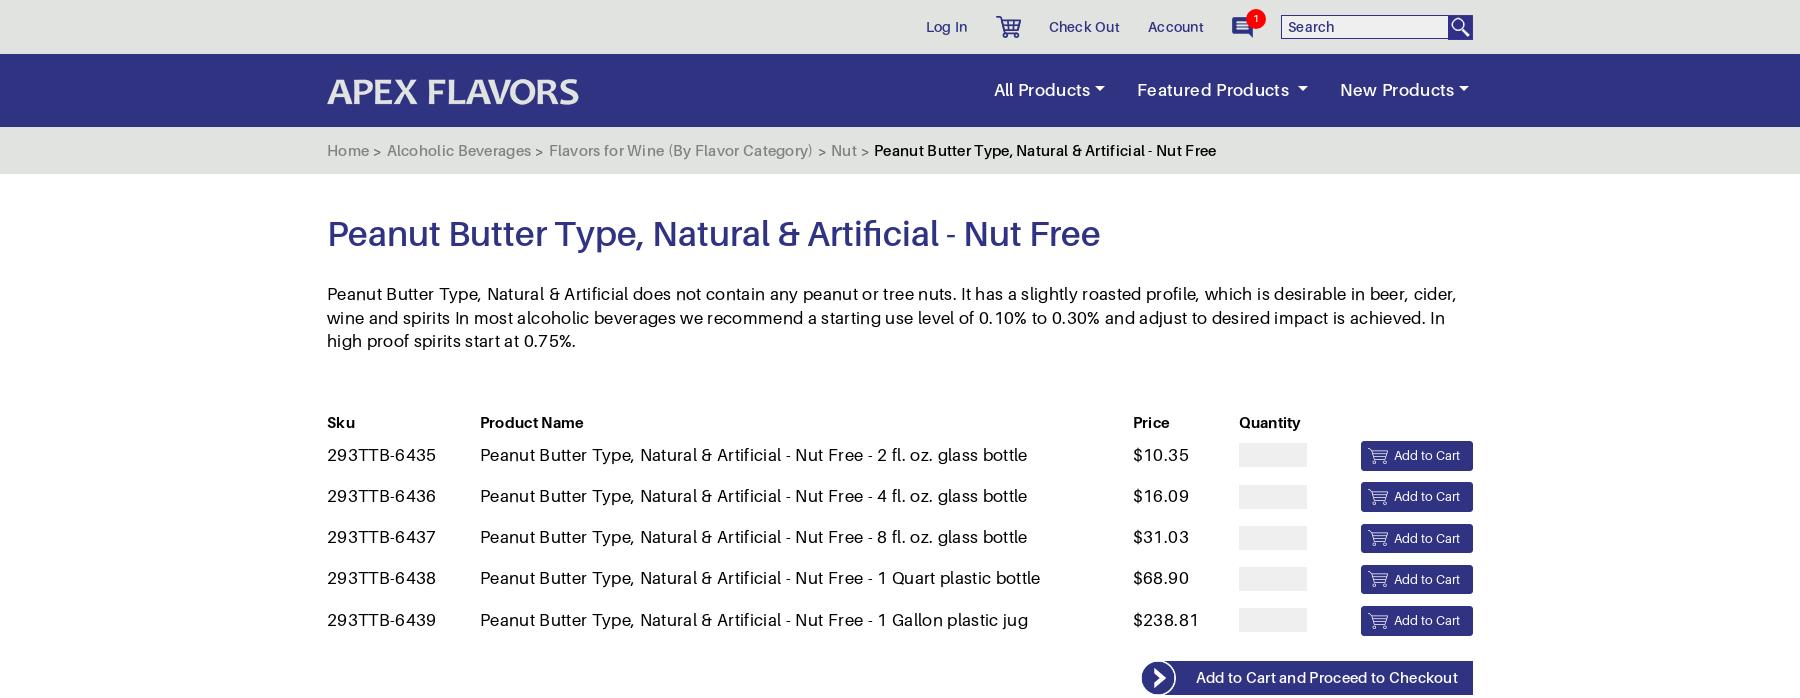 The height and width of the screenshot is (698, 1800). What do you see at coordinates (1158, 101) in the screenshot?
I see `'$16.09'` at bounding box center [1158, 101].